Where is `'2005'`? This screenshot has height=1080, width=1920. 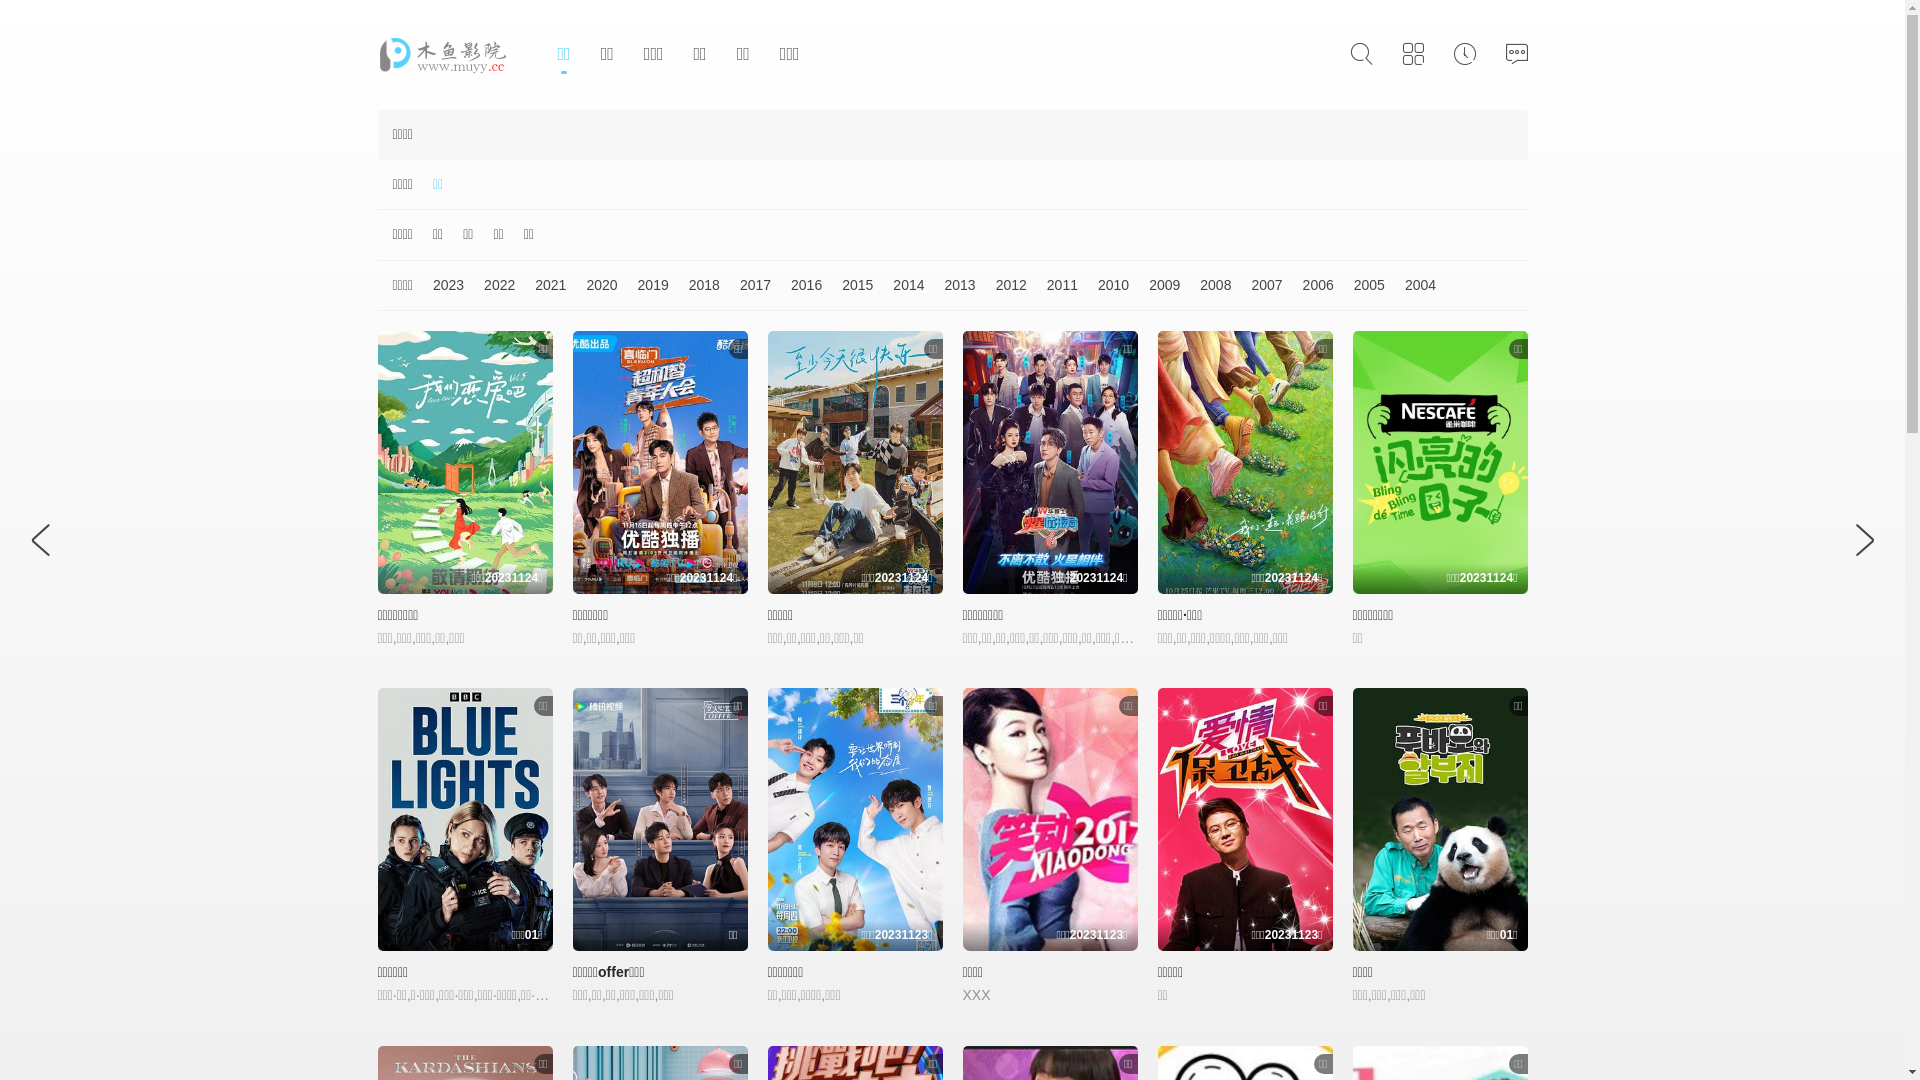
'2005' is located at coordinates (1359, 285).